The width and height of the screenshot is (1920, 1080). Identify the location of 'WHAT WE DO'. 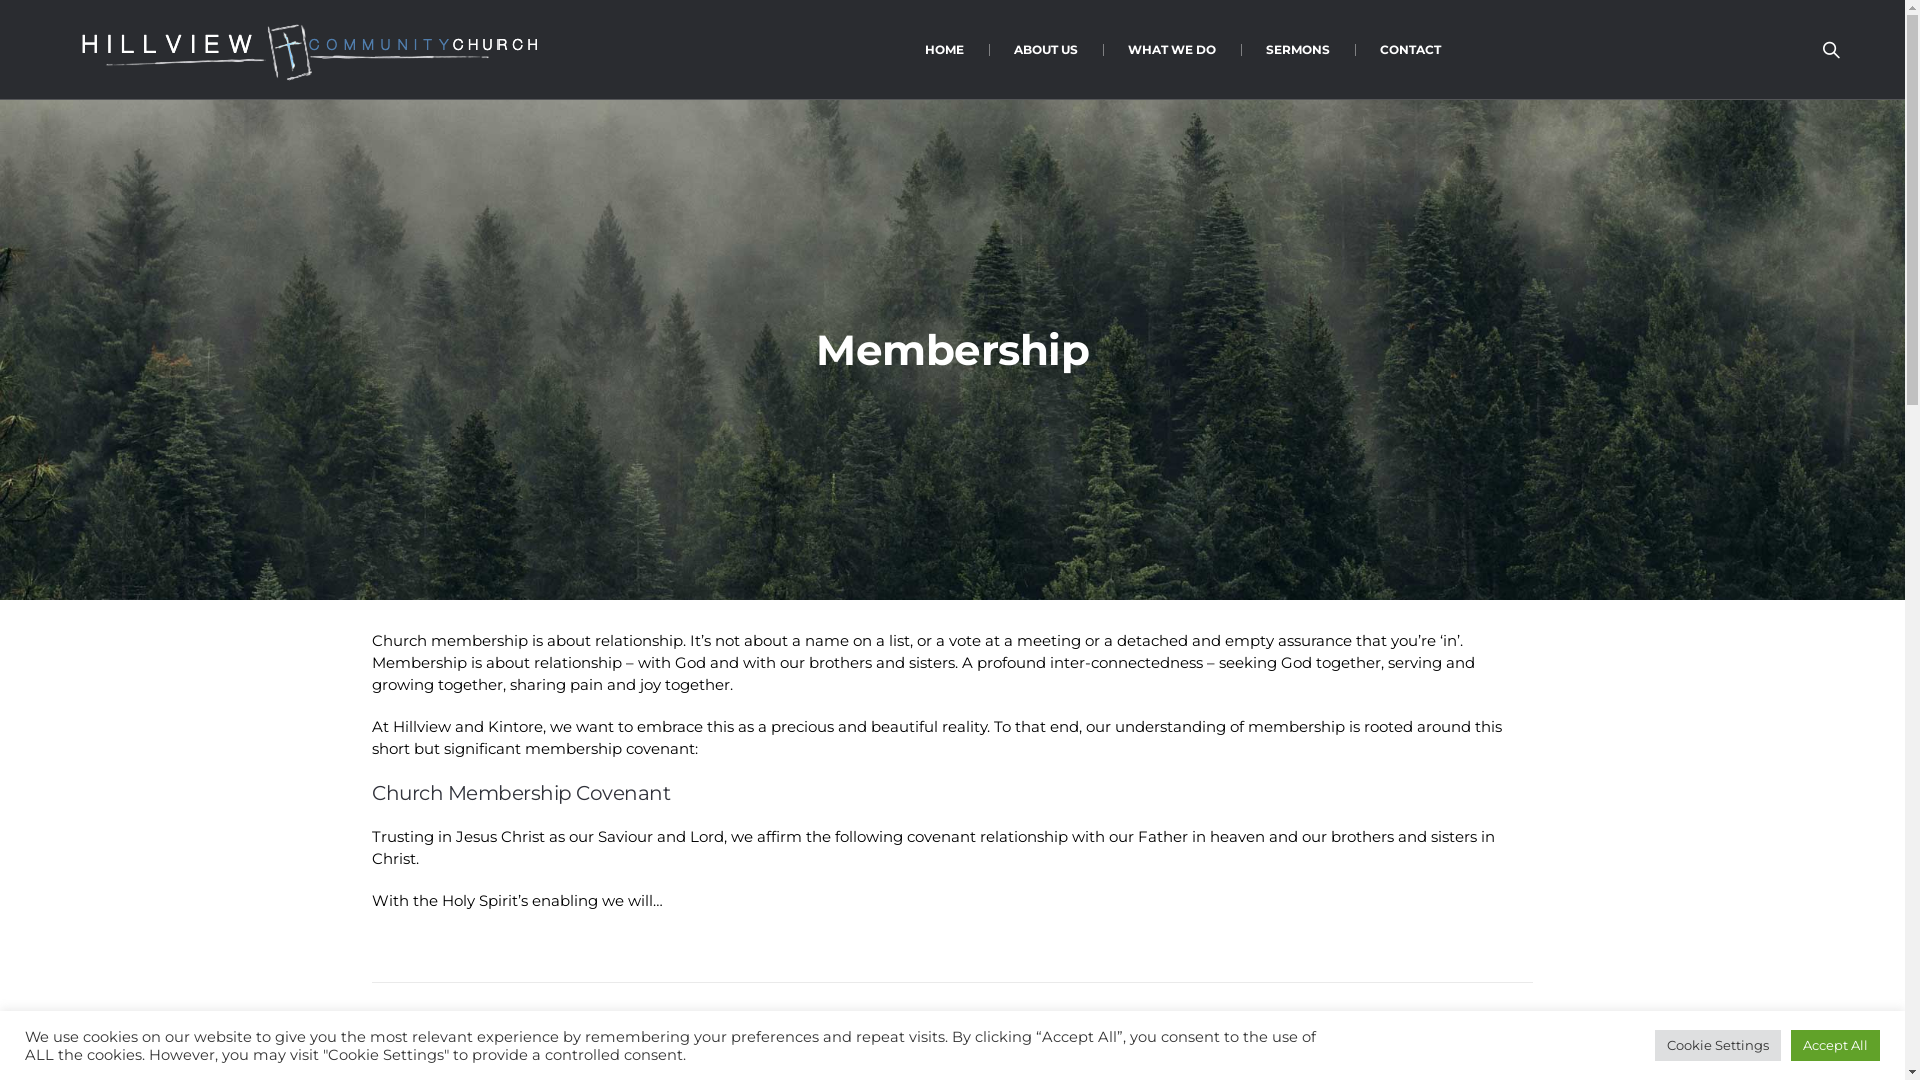
(1101, 48).